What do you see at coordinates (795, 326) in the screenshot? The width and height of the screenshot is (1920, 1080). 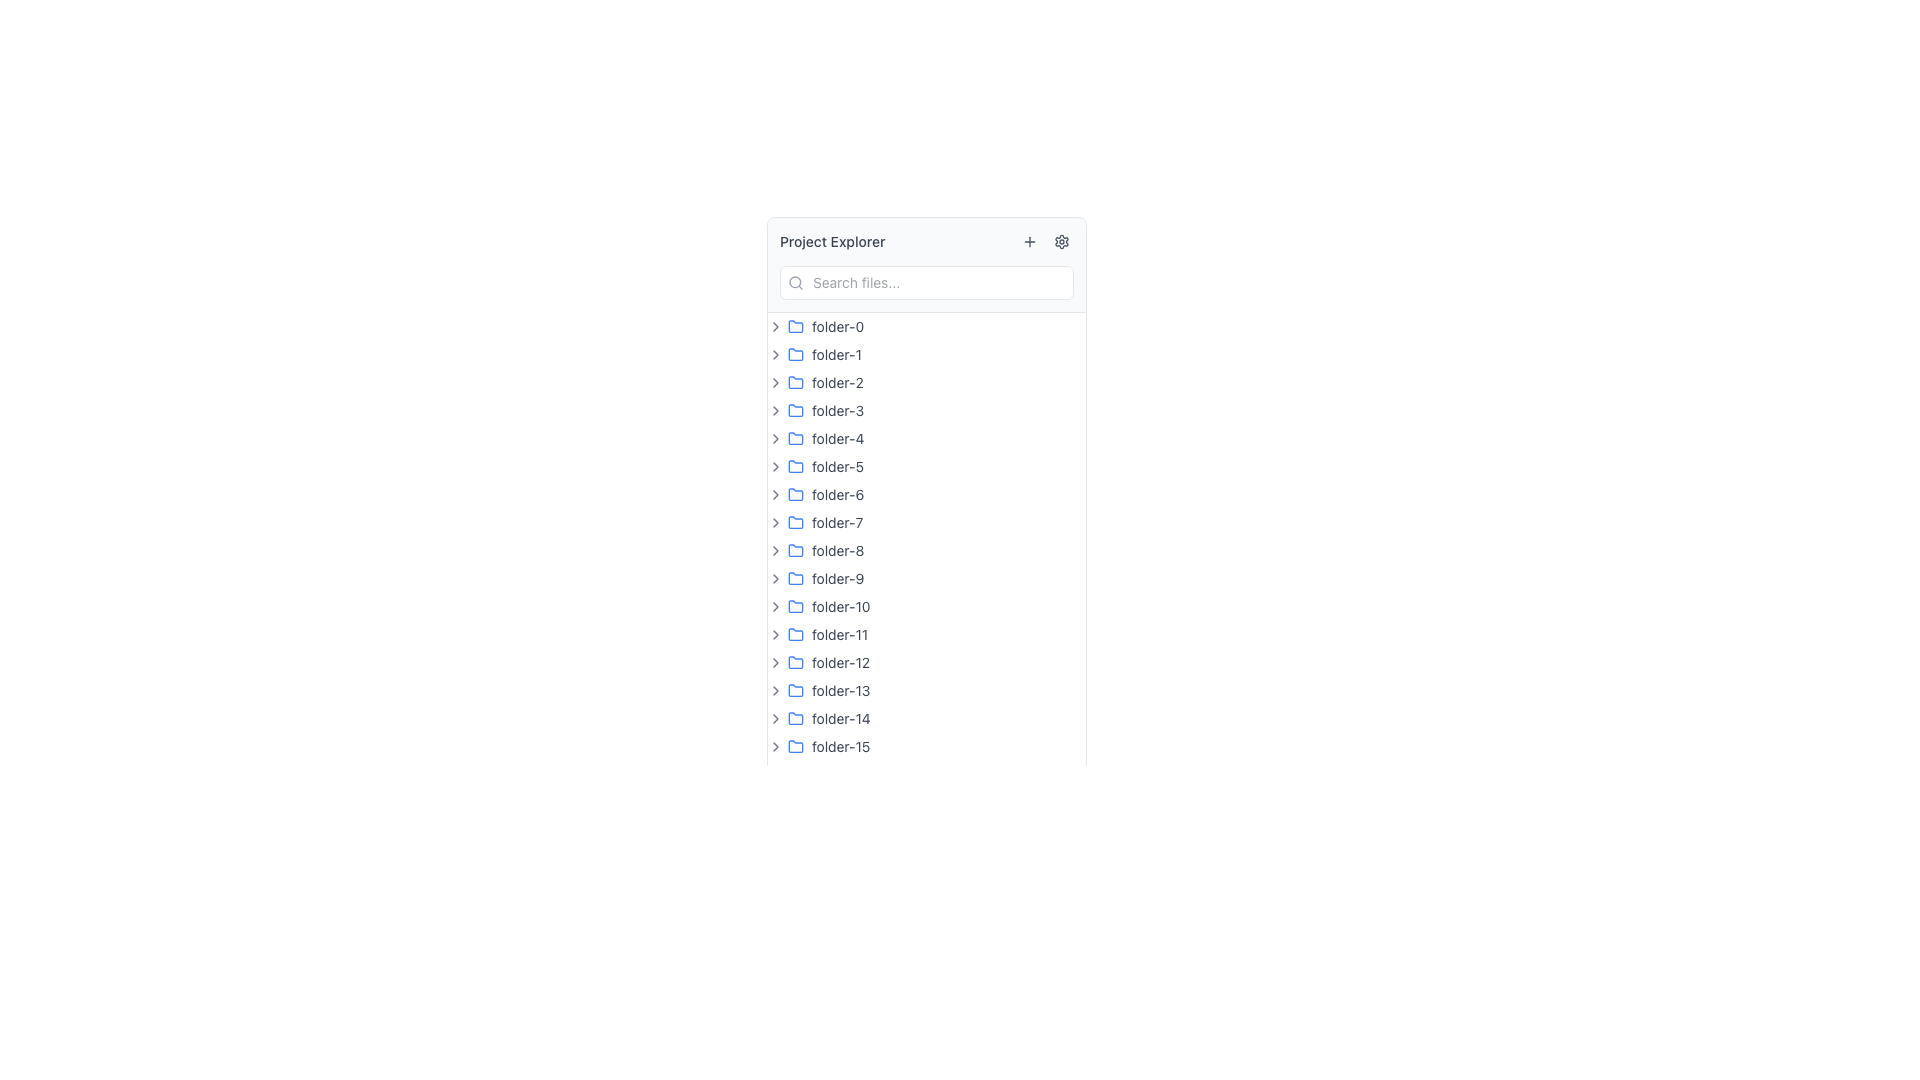 I see `the blue folder icon with rounded edges located in the first folder item of the 'Project Explorer' sidebar` at bounding box center [795, 326].